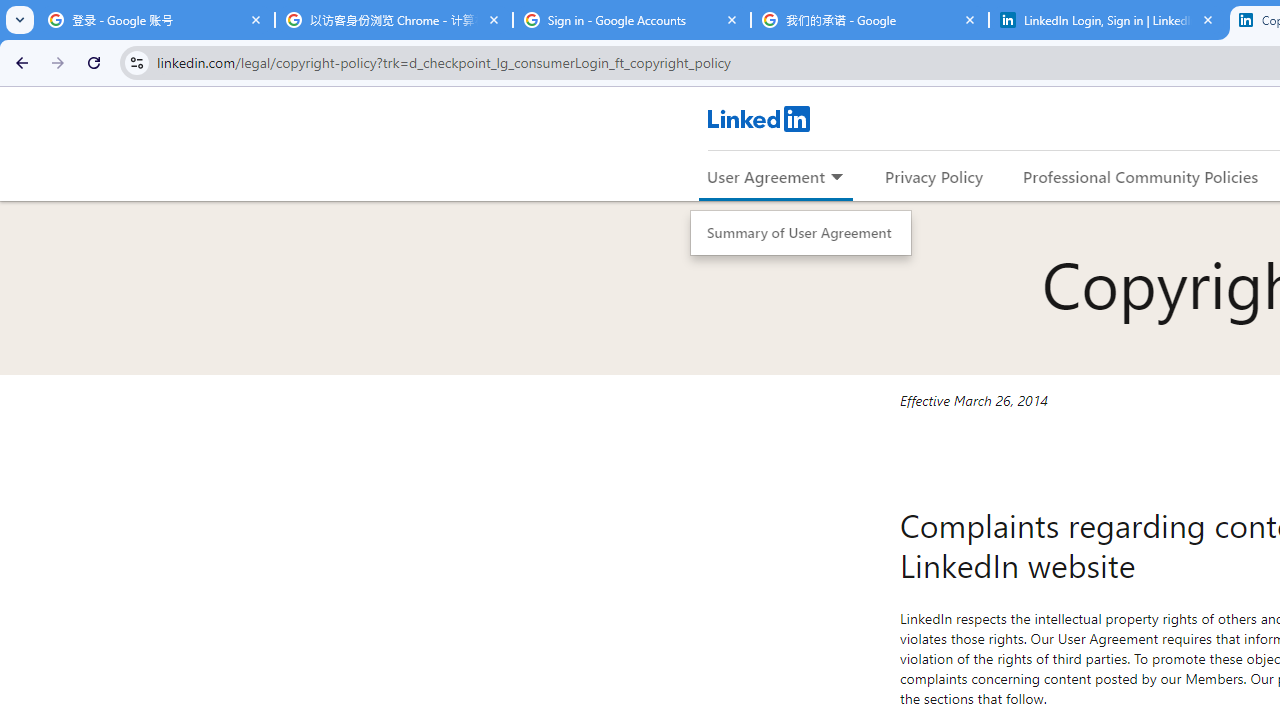  Describe the element at coordinates (1107, 20) in the screenshot. I see `'LinkedIn Login, Sign in | LinkedIn'` at that location.